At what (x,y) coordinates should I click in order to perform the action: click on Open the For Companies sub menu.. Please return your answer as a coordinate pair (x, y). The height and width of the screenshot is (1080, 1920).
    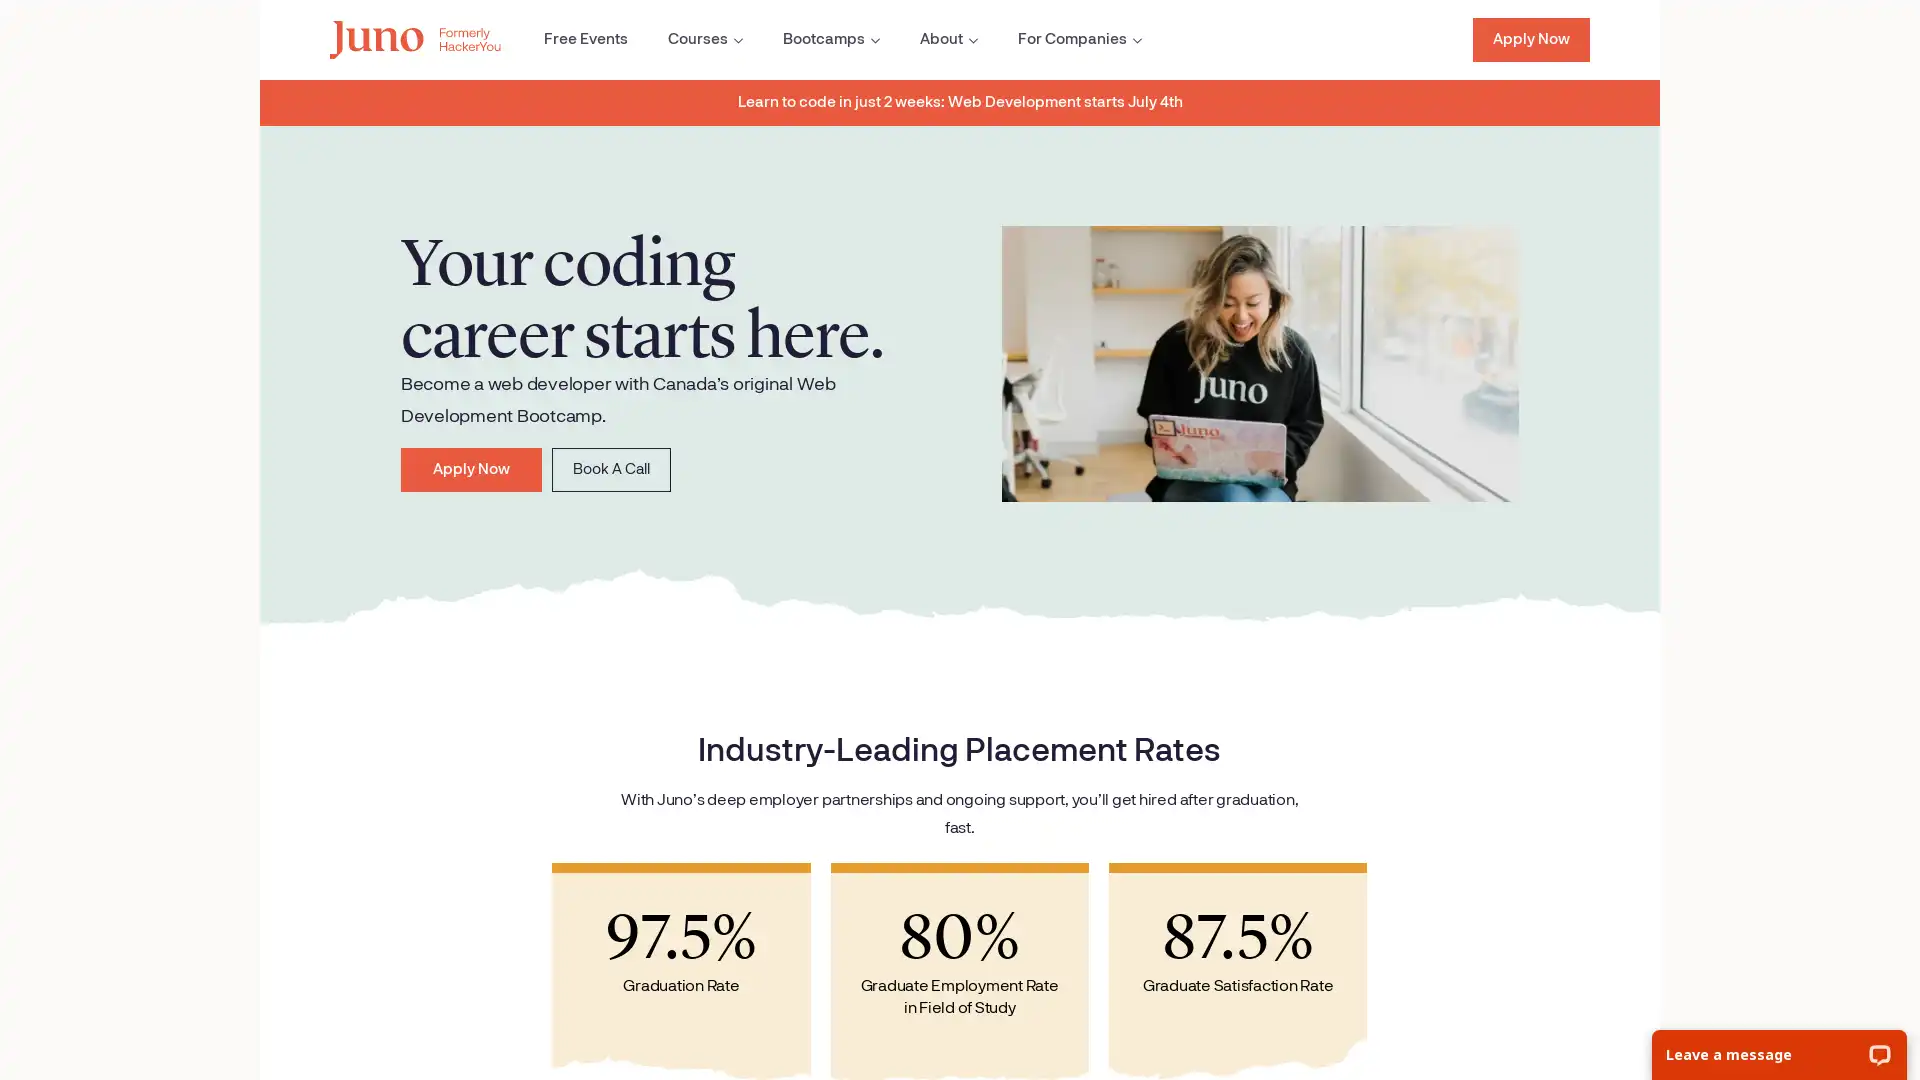
    Looking at the image, I should click on (1061, 39).